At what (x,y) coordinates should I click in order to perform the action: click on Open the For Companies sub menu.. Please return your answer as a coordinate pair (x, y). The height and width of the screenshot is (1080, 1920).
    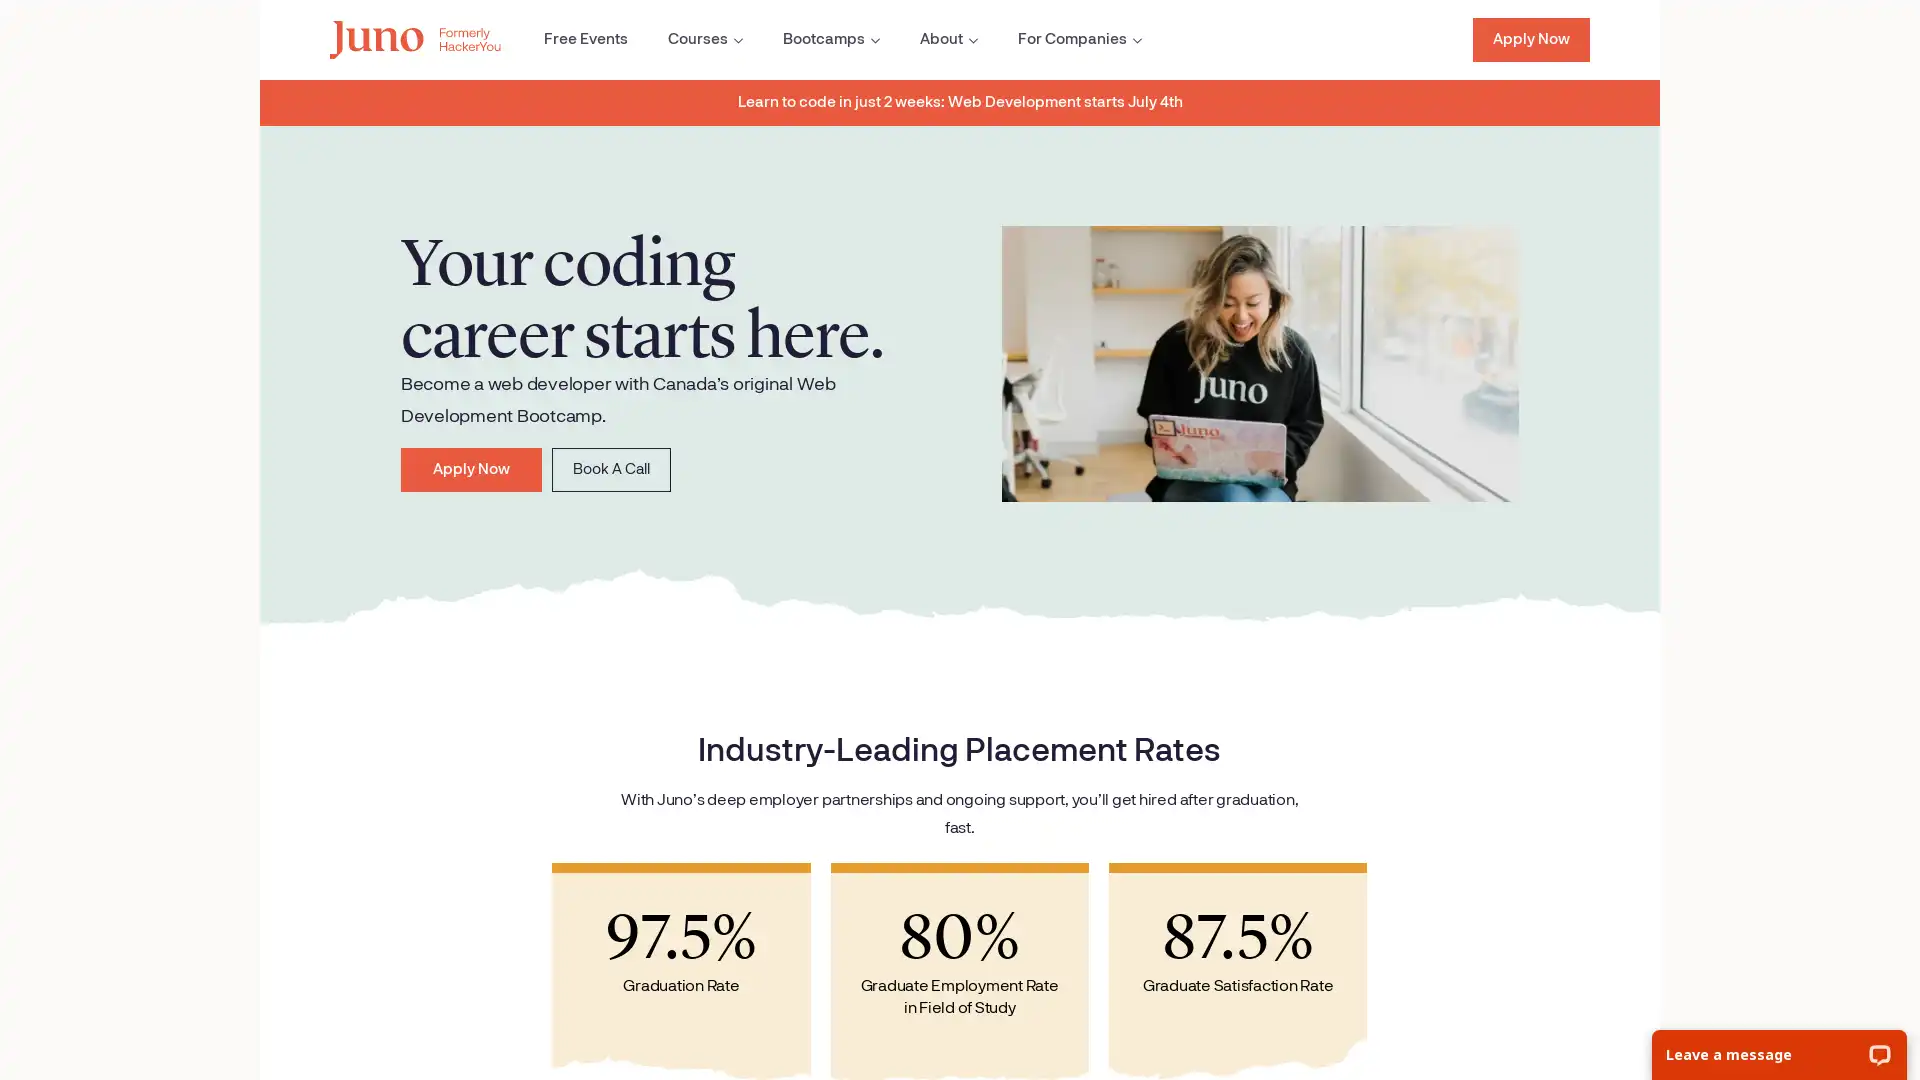
    Looking at the image, I should click on (1061, 39).